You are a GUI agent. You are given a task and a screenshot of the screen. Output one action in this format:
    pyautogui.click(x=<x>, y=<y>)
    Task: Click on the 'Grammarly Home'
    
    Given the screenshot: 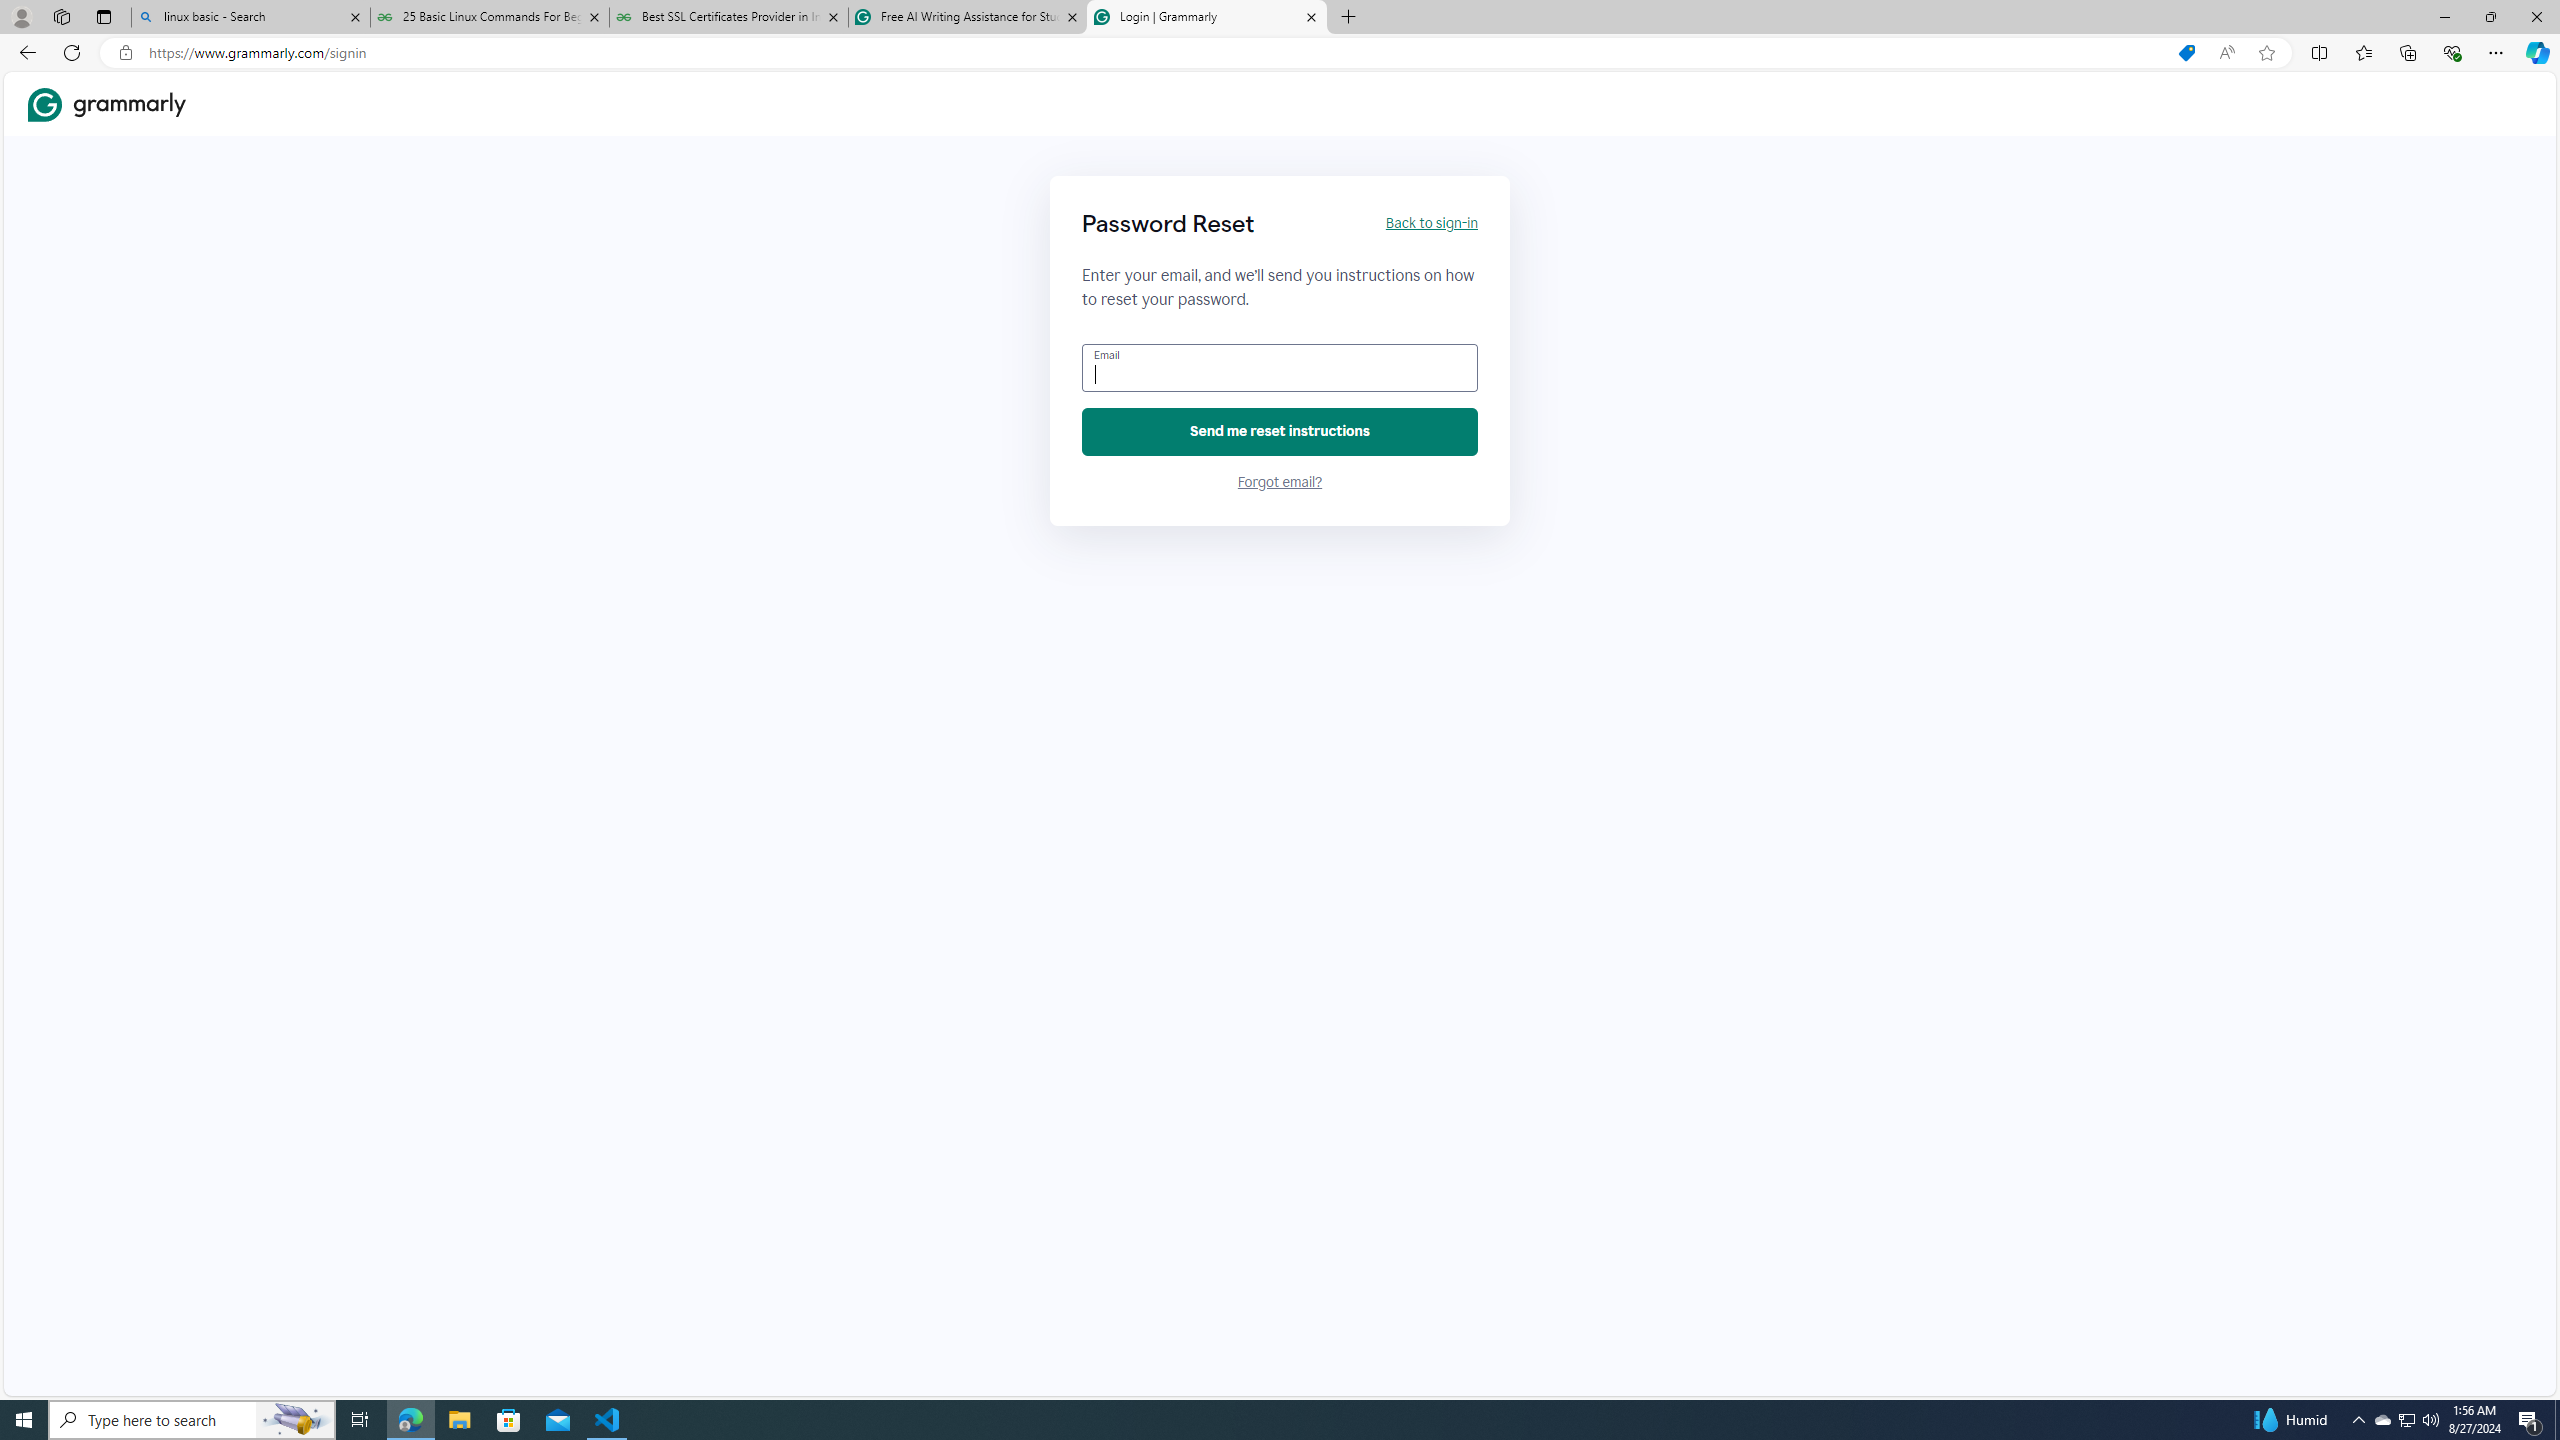 What is the action you would take?
    pyautogui.click(x=106, y=103)
    